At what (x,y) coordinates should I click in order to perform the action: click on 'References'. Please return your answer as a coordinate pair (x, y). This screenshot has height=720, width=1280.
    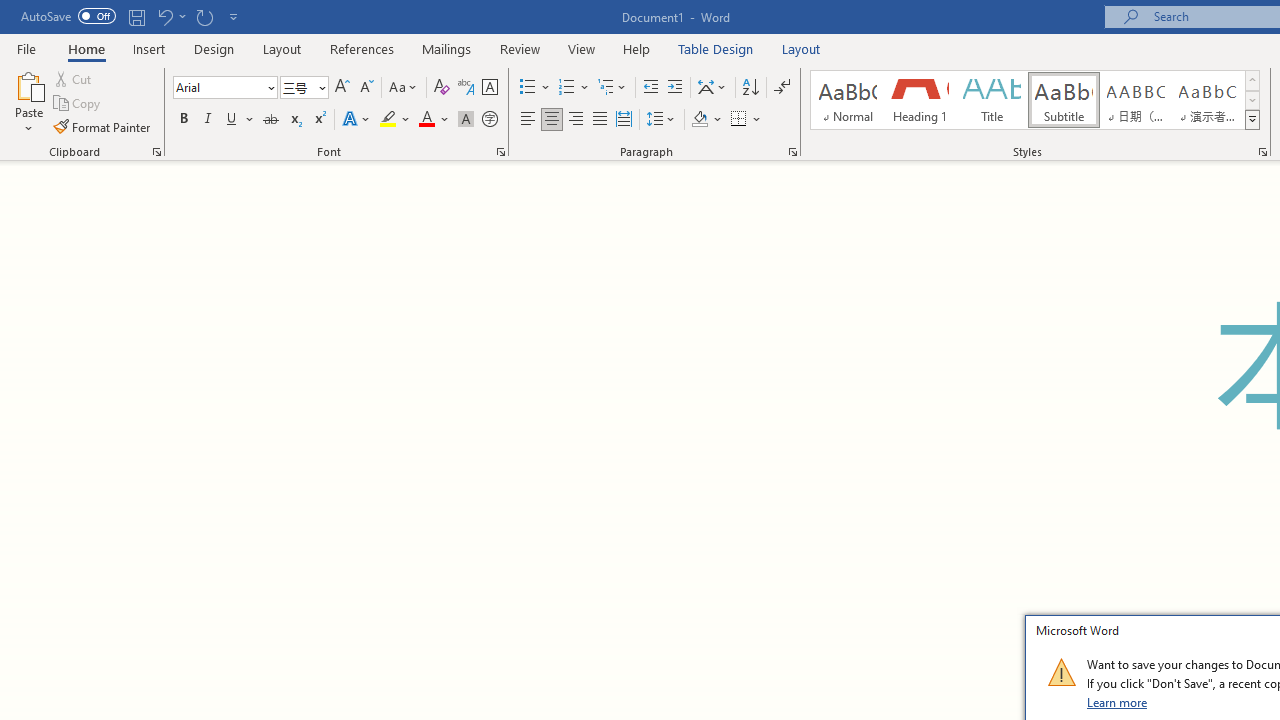
    Looking at the image, I should click on (362, 48).